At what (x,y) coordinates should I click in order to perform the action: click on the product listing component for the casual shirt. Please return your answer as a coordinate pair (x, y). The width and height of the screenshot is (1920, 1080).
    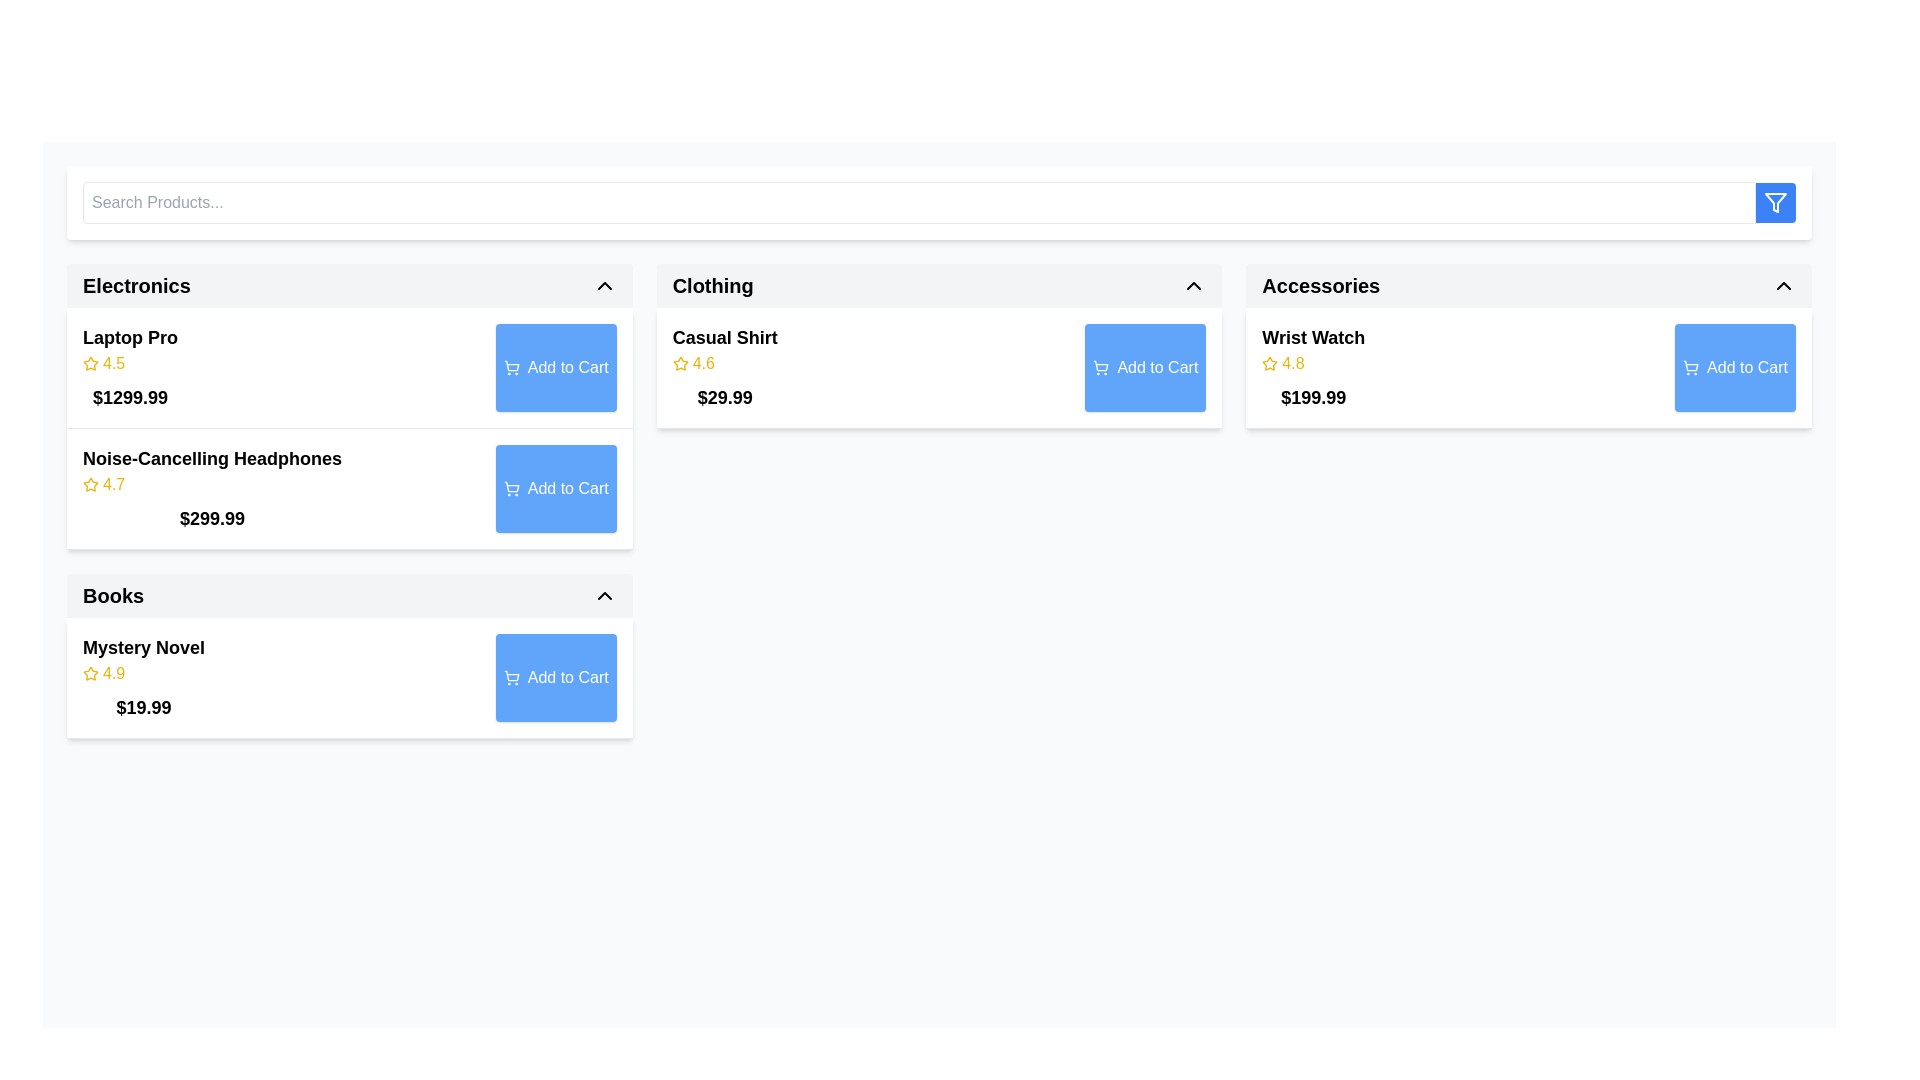
    Looking at the image, I should click on (938, 368).